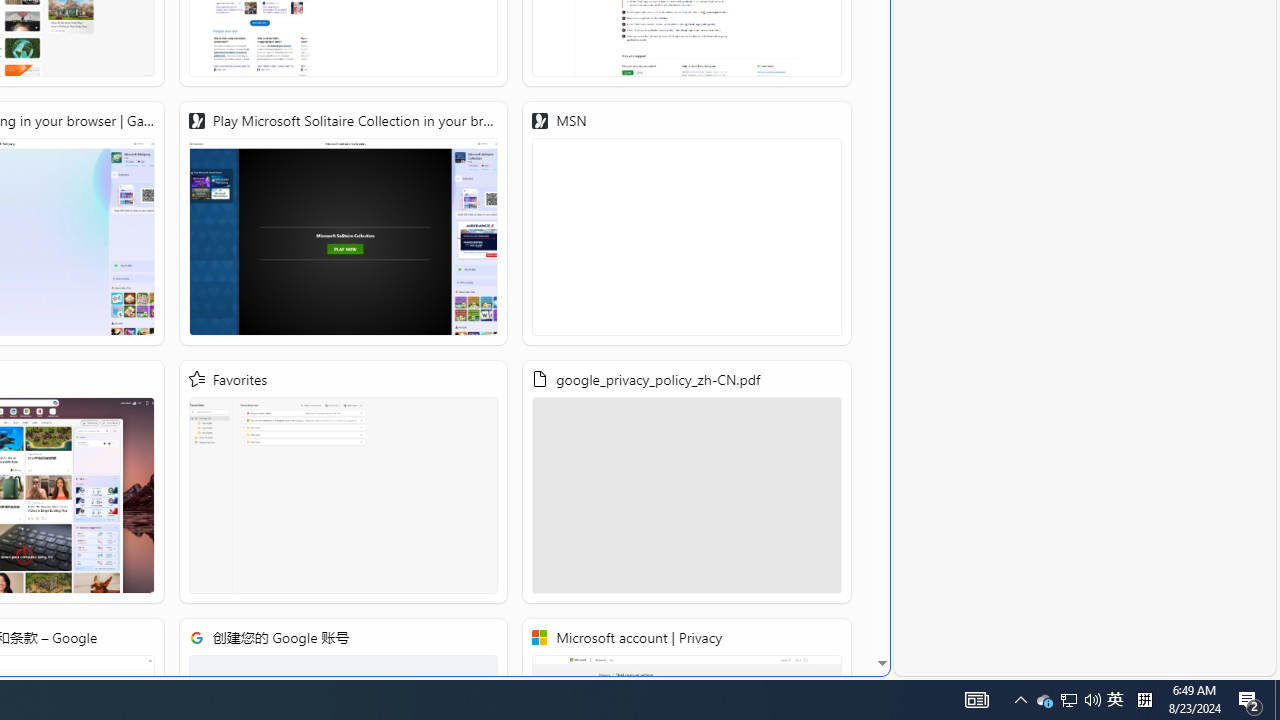 The width and height of the screenshot is (1280, 720). What do you see at coordinates (687, 482) in the screenshot?
I see `'google_privacy_policy_zh-CN.pdf'` at bounding box center [687, 482].